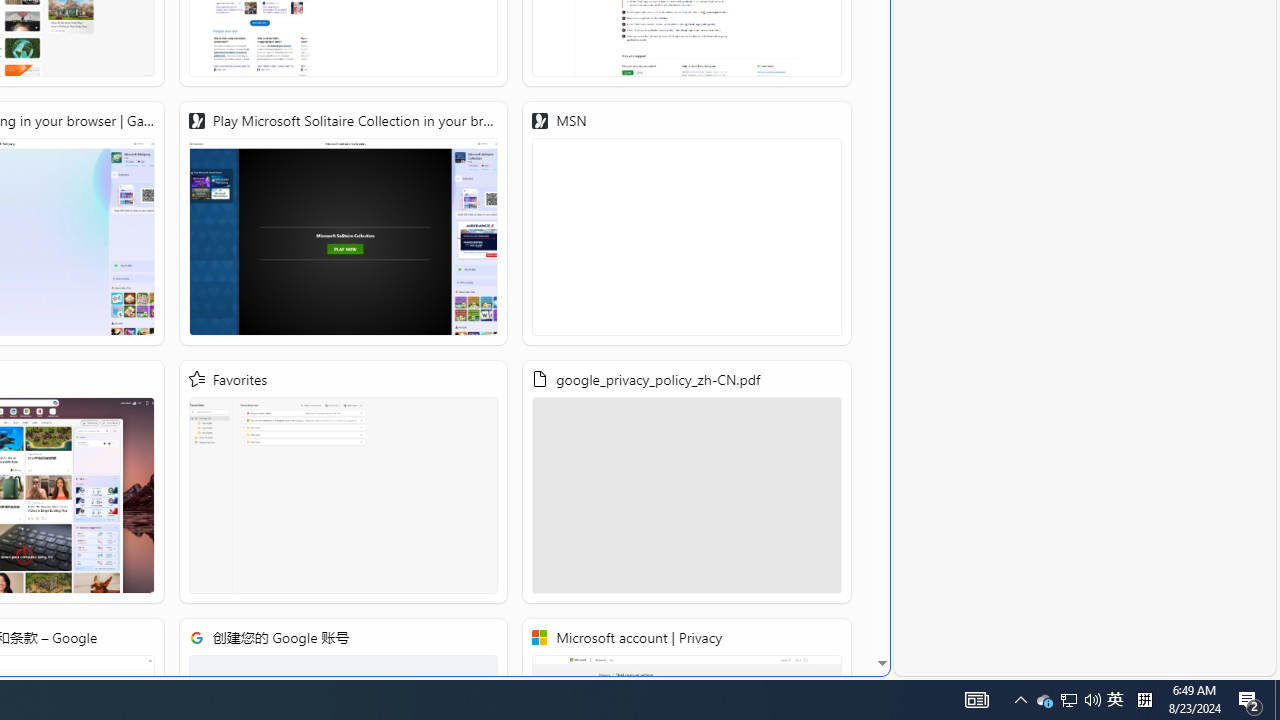 The width and height of the screenshot is (1280, 720). What do you see at coordinates (687, 482) in the screenshot?
I see `'google_privacy_policy_zh-CN.pdf'` at bounding box center [687, 482].